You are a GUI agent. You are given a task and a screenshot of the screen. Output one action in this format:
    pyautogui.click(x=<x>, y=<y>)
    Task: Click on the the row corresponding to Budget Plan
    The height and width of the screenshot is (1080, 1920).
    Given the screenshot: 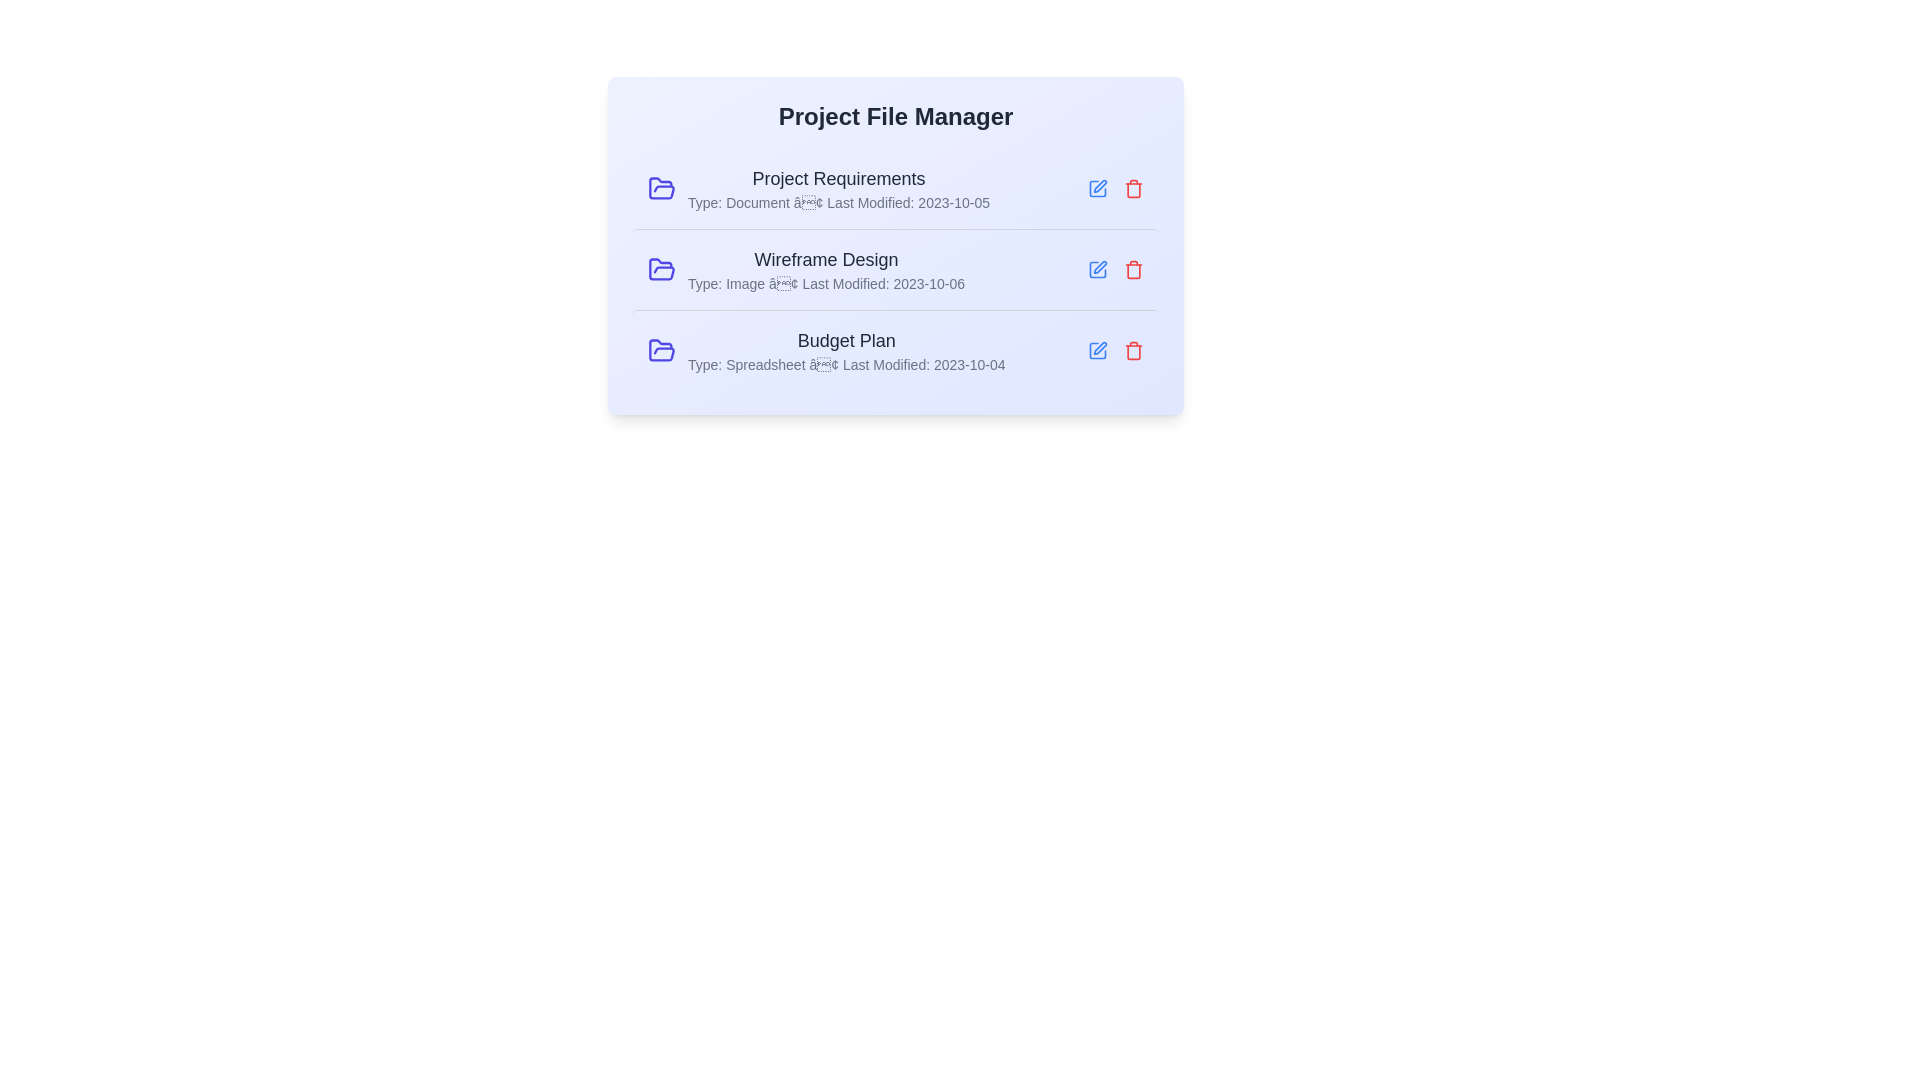 What is the action you would take?
    pyautogui.click(x=895, y=349)
    